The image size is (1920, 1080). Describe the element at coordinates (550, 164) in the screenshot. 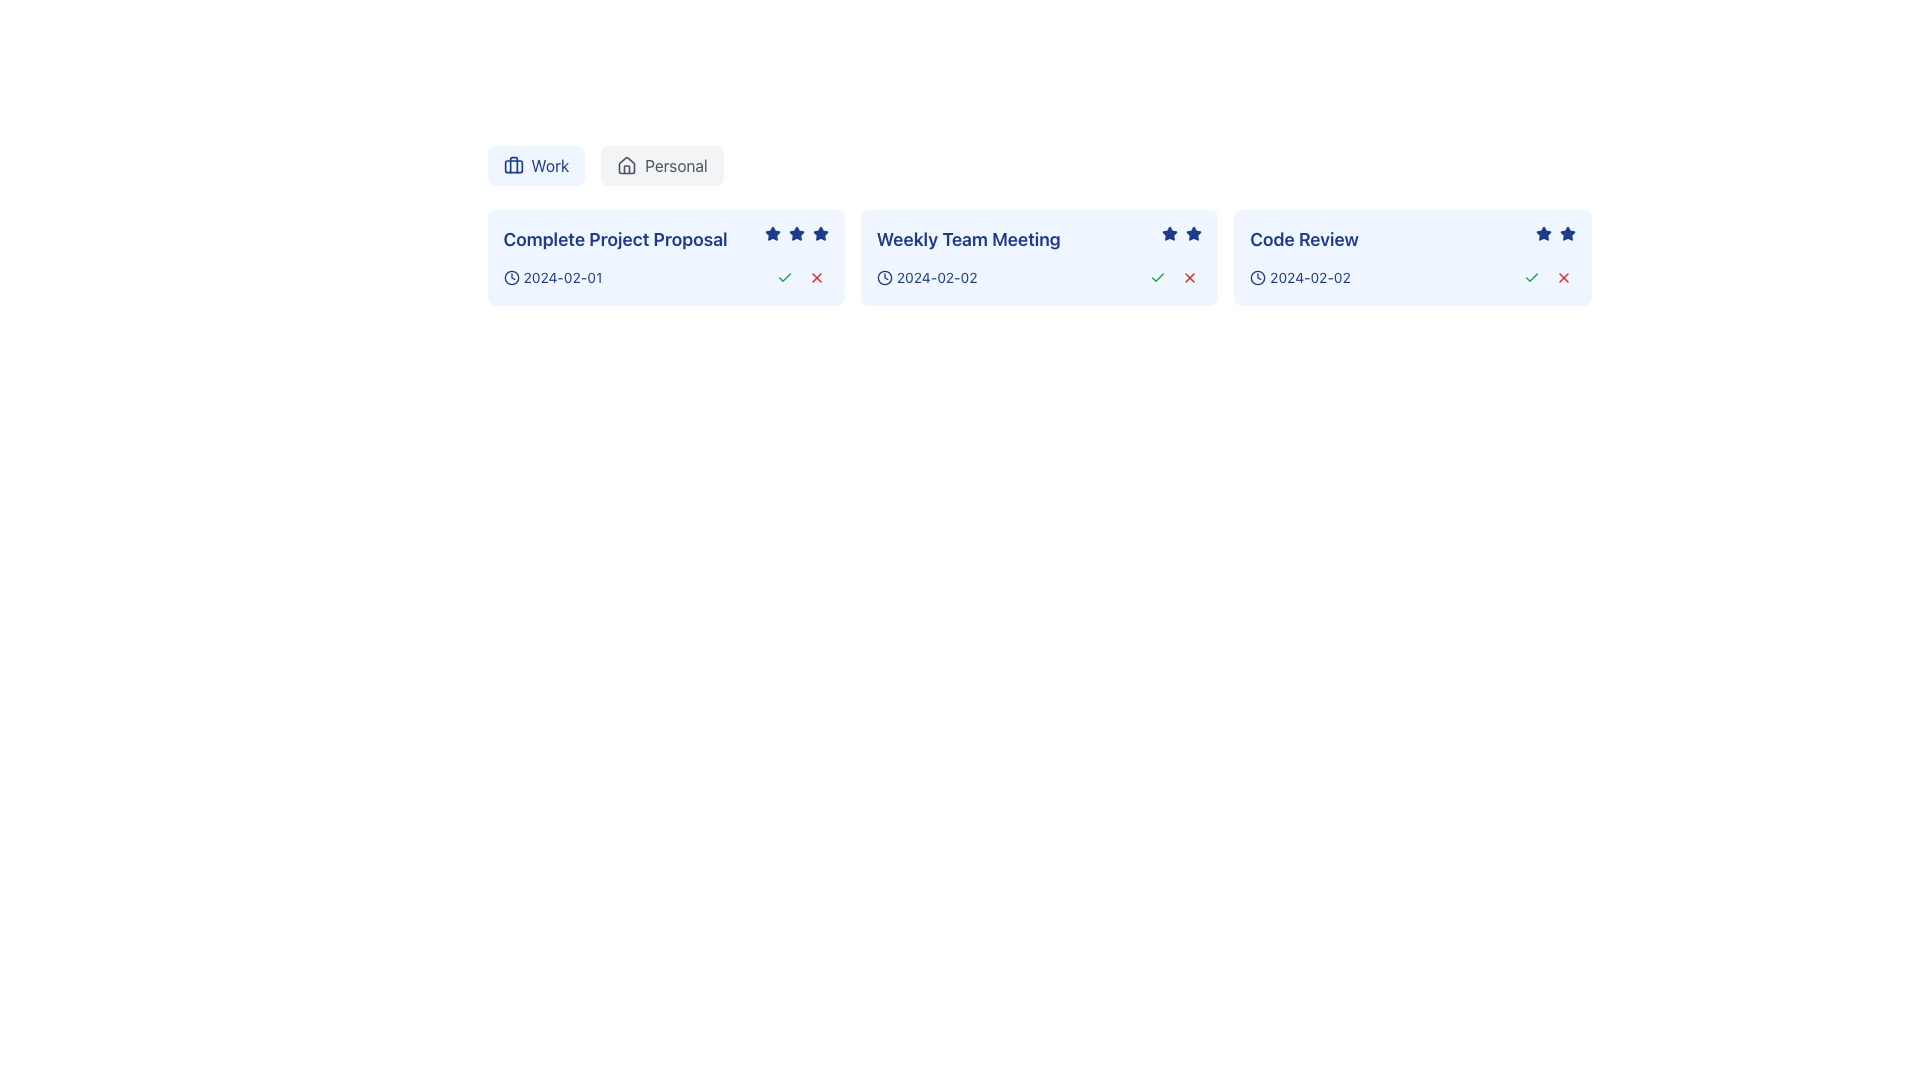

I see `the clickable Text Label for the 'Work' category` at that location.